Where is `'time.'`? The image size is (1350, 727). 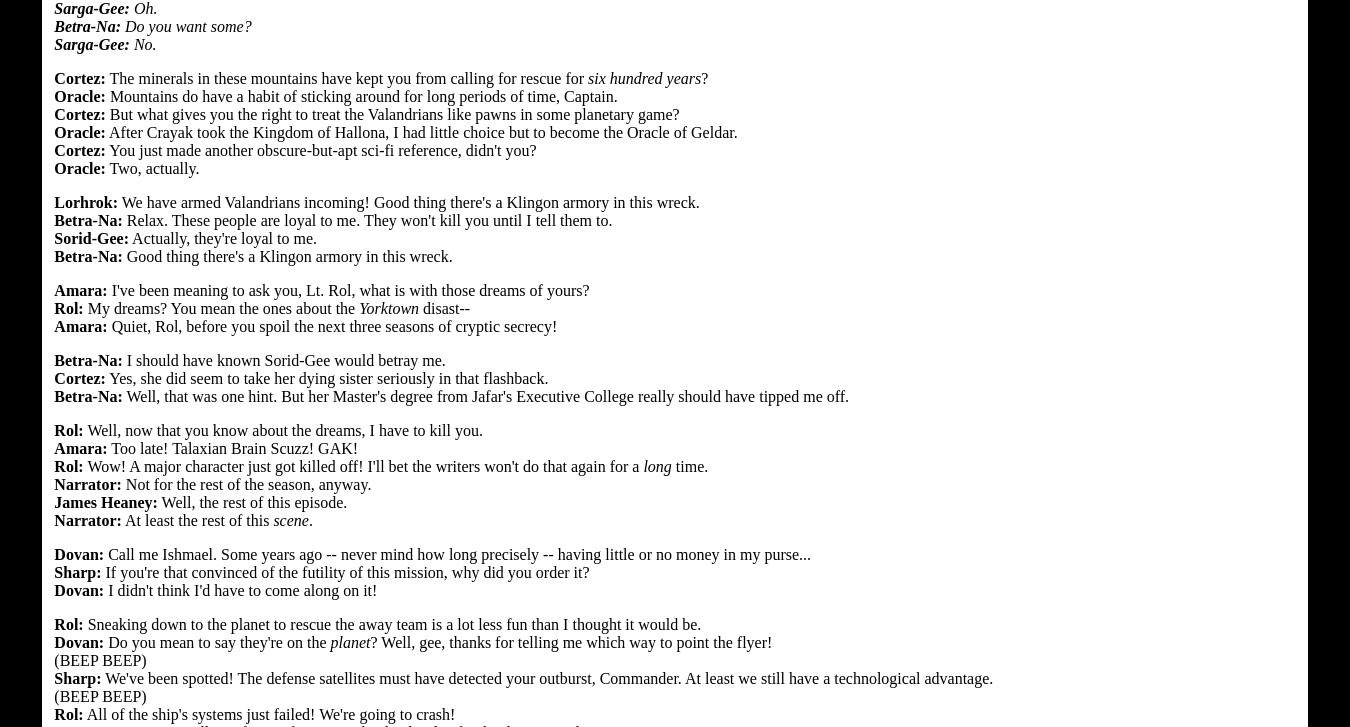
'time.' is located at coordinates (688, 464).